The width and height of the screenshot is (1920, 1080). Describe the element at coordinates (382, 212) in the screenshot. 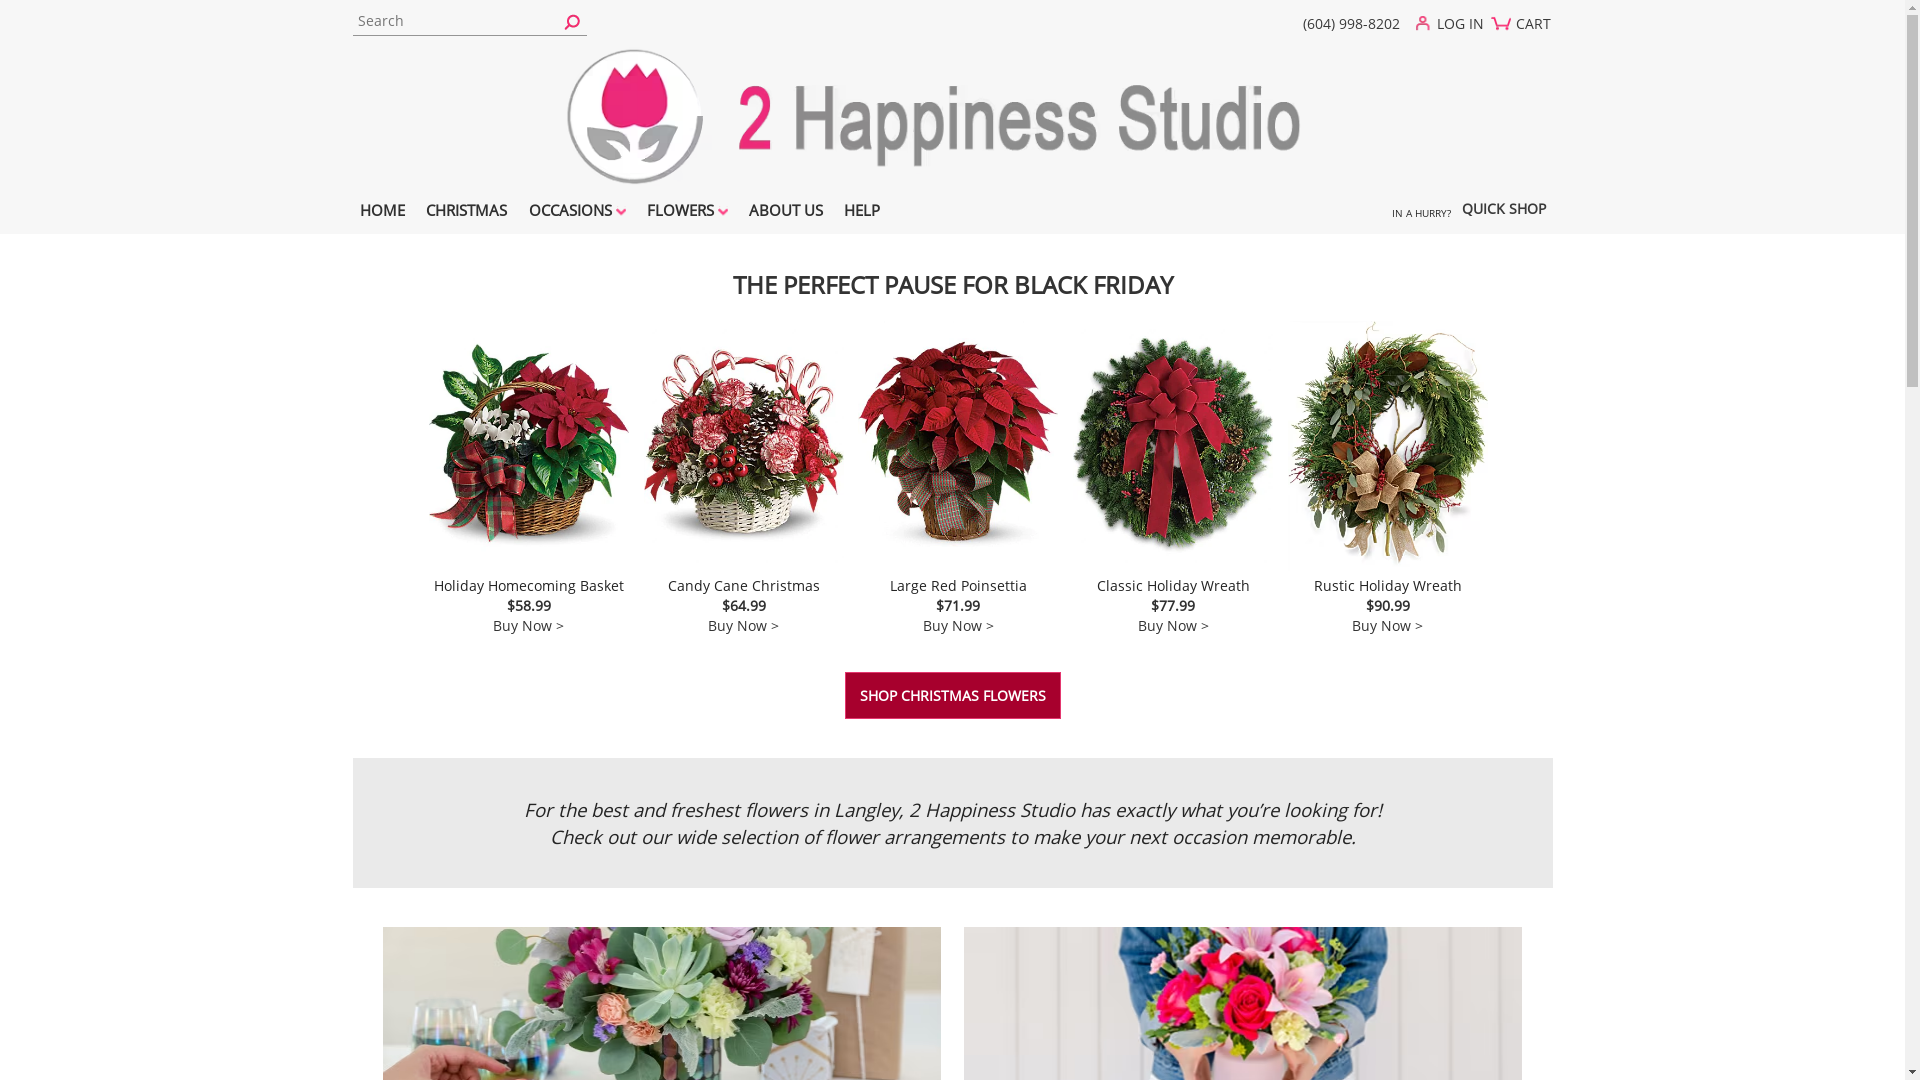

I see `'HOME'` at that location.